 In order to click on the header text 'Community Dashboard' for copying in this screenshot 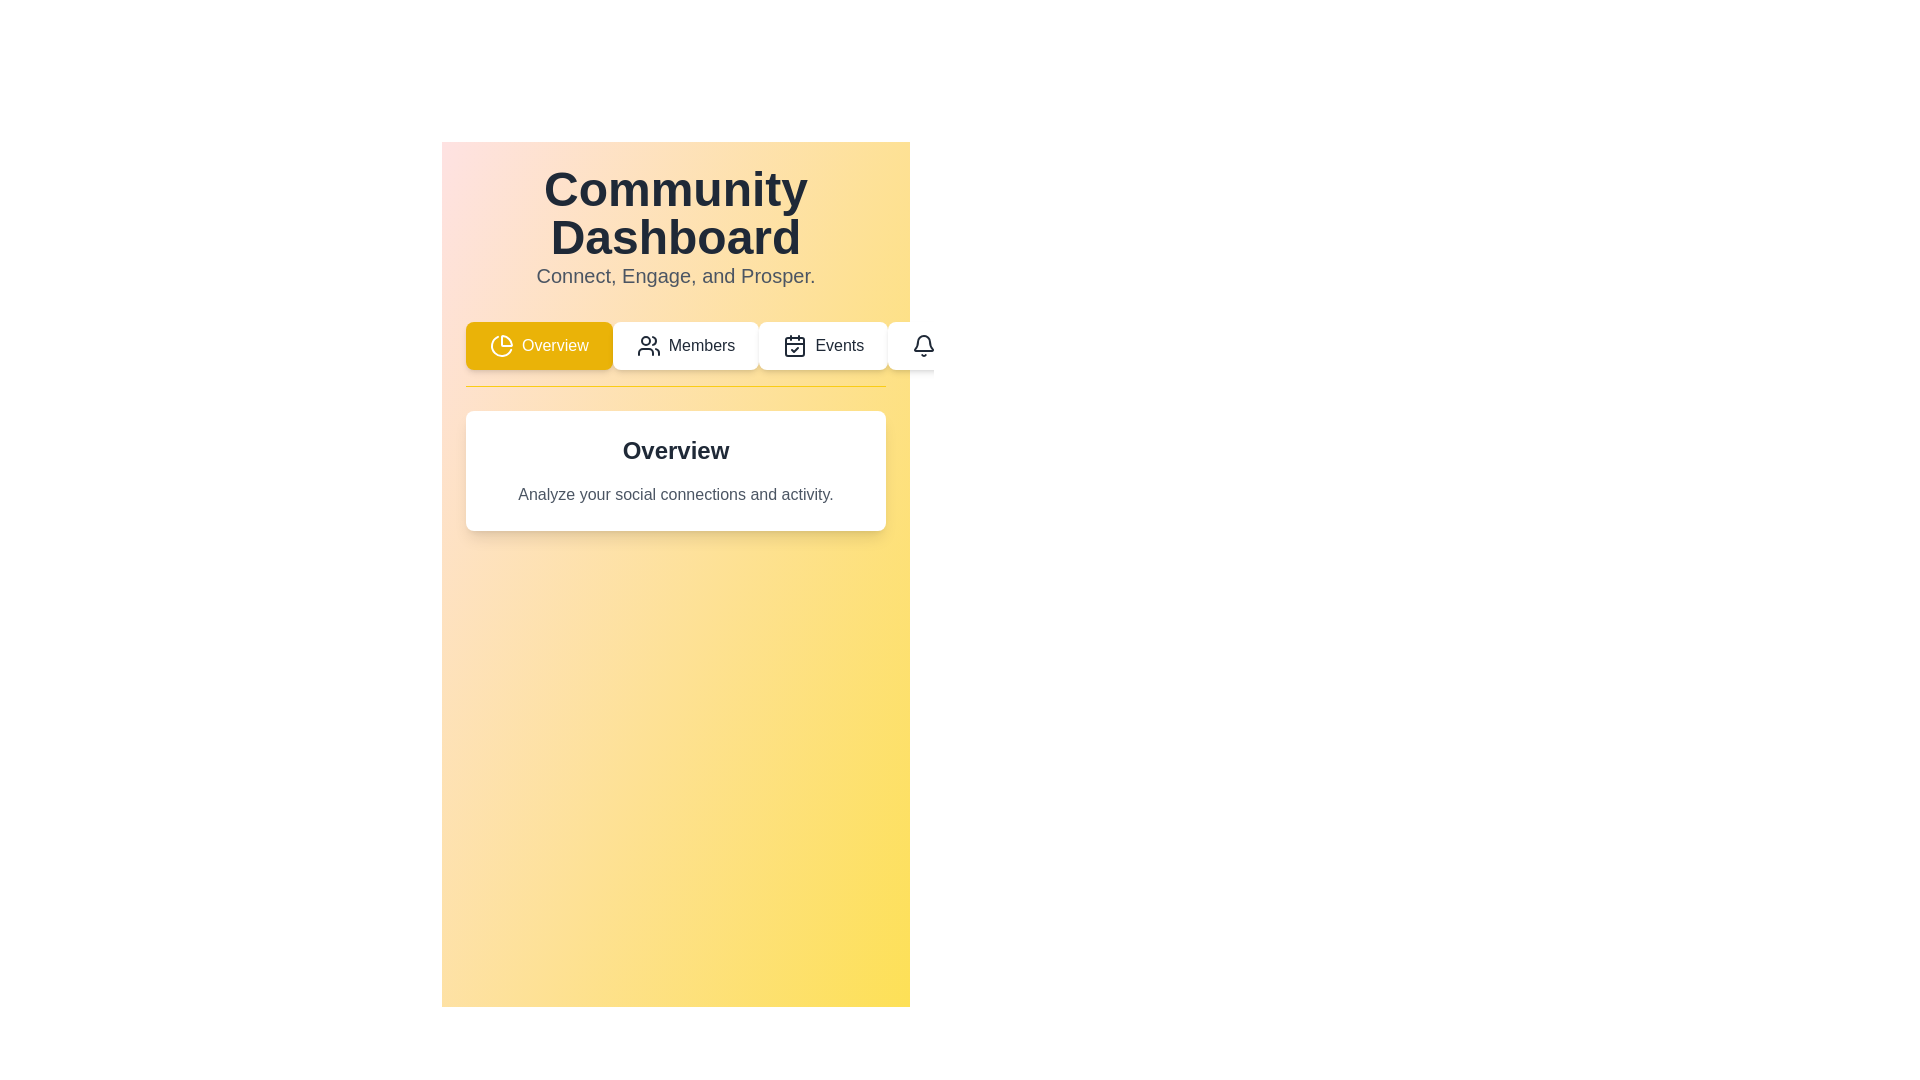, I will do `click(676, 213)`.